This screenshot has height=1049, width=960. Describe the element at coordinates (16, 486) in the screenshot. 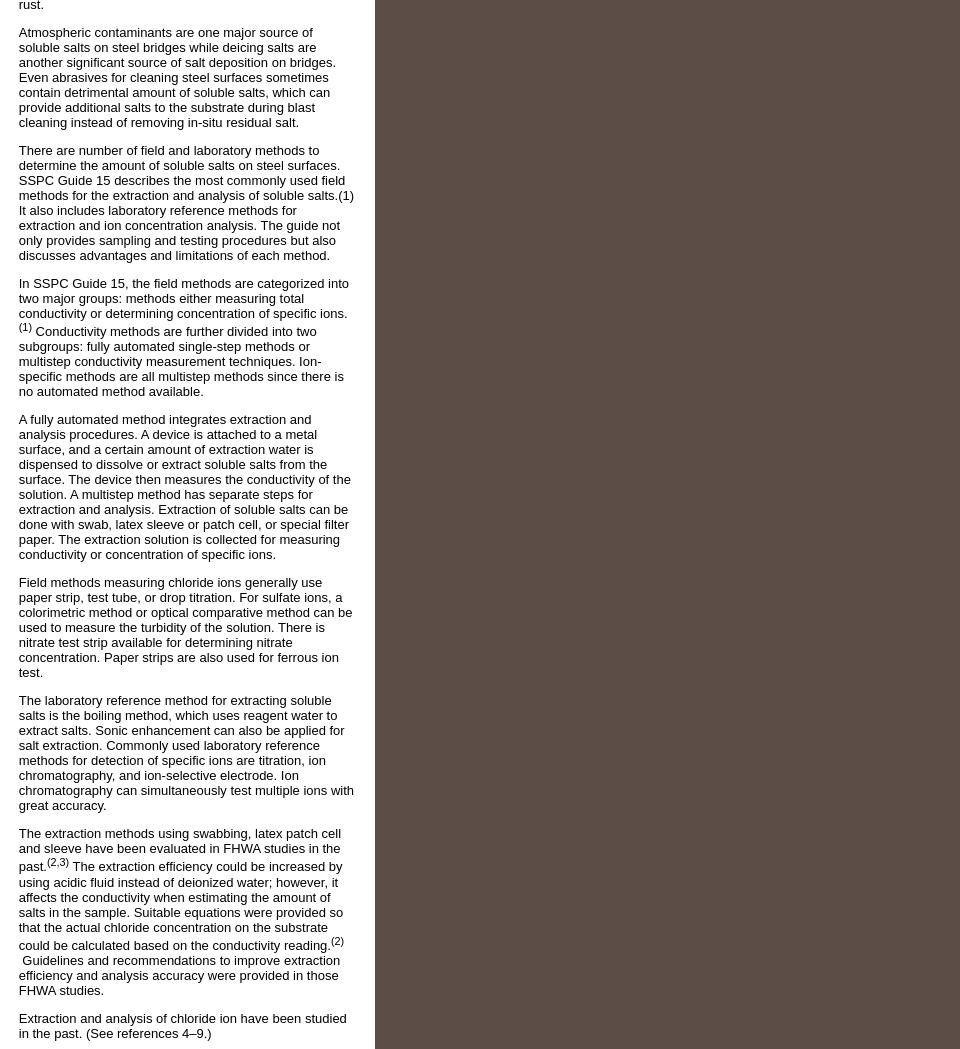

I see `'A fully automated method integrates extraction and analysis  procedures. A device is attached to a metal surface, and a certain amount of  extraction water is dispensed to dissolve or extract soluble salts from the  surface. The device then measures the conductivity of the solution. A multistep  method has separate steps for extraction and analysis. Extraction of soluble  salts can be done with swab, latex sleeve or patch cell, or special filter  paper. The extraction solution is collected for measuring conductivity or  concentration of specific ions.'` at that location.